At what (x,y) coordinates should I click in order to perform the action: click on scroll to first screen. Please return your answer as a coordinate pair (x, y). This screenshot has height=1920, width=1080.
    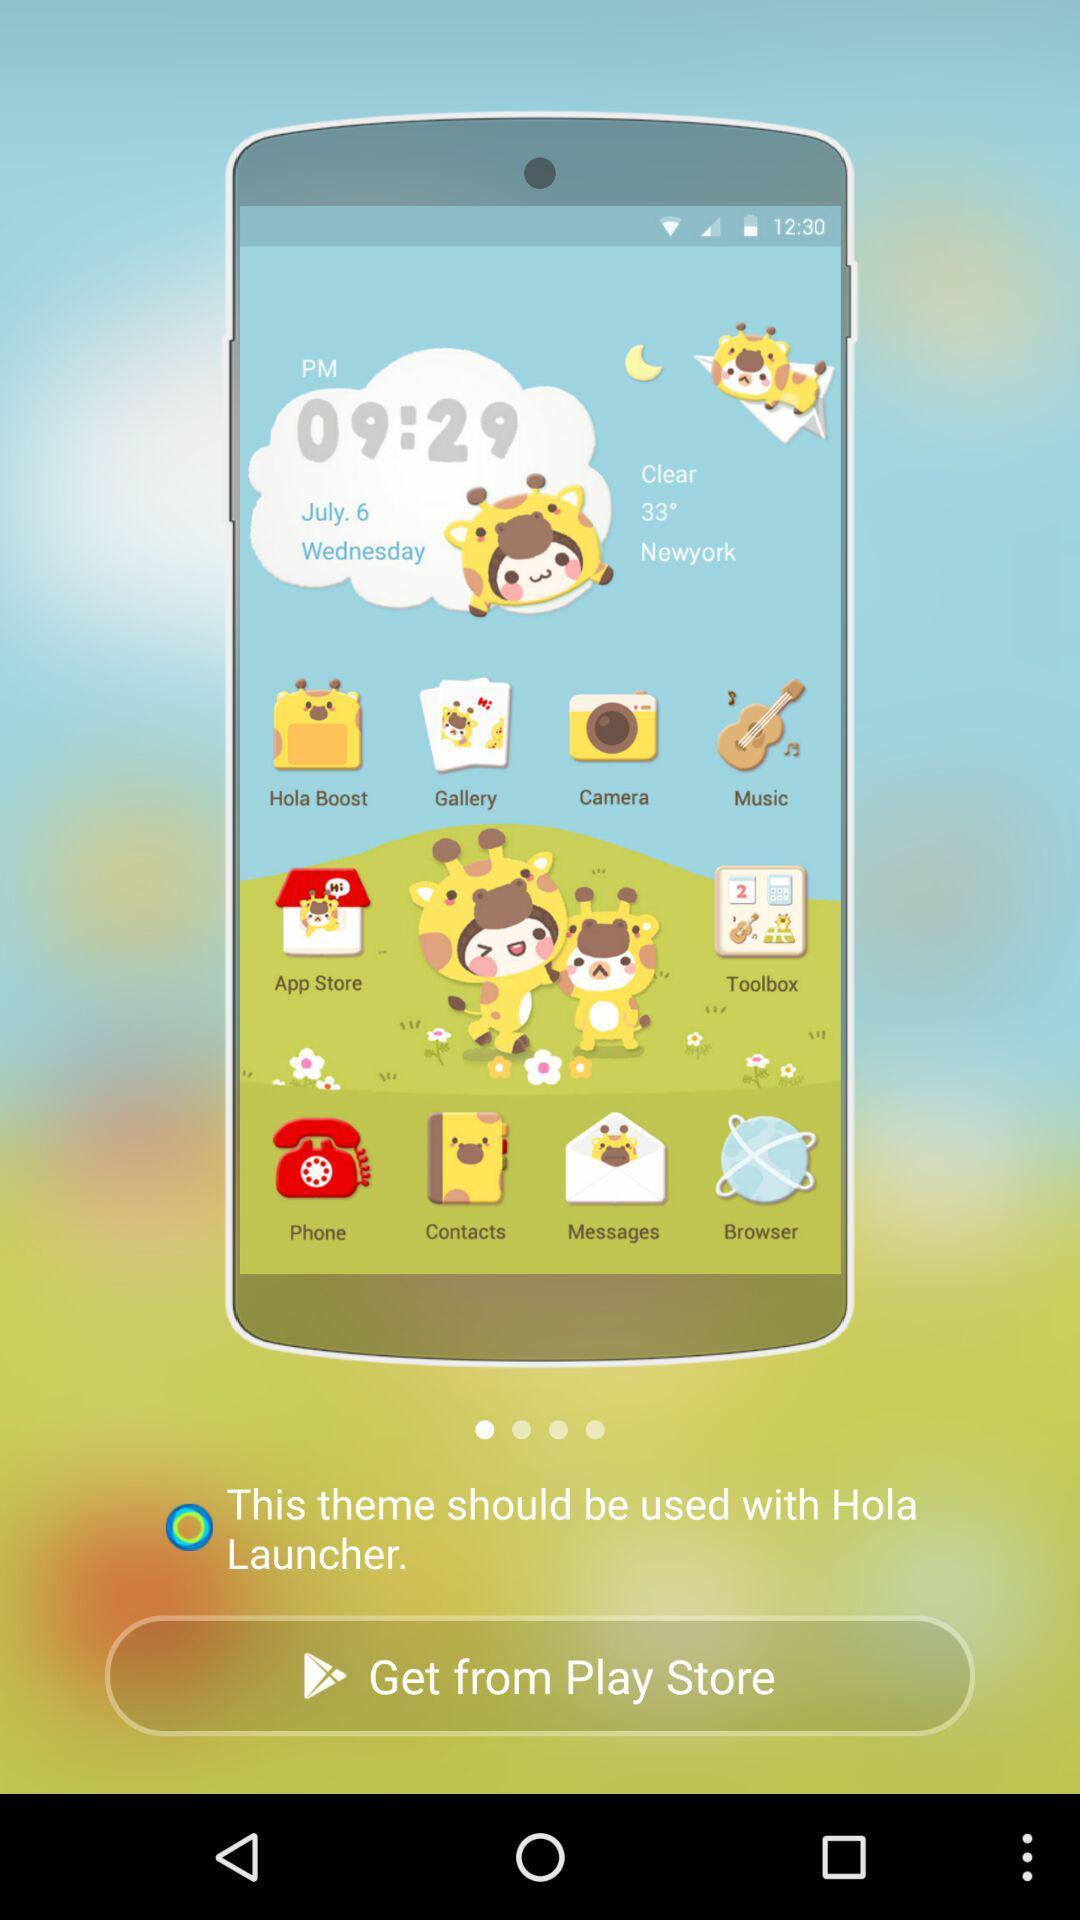
    Looking at the image, I should click on (484, 1428).